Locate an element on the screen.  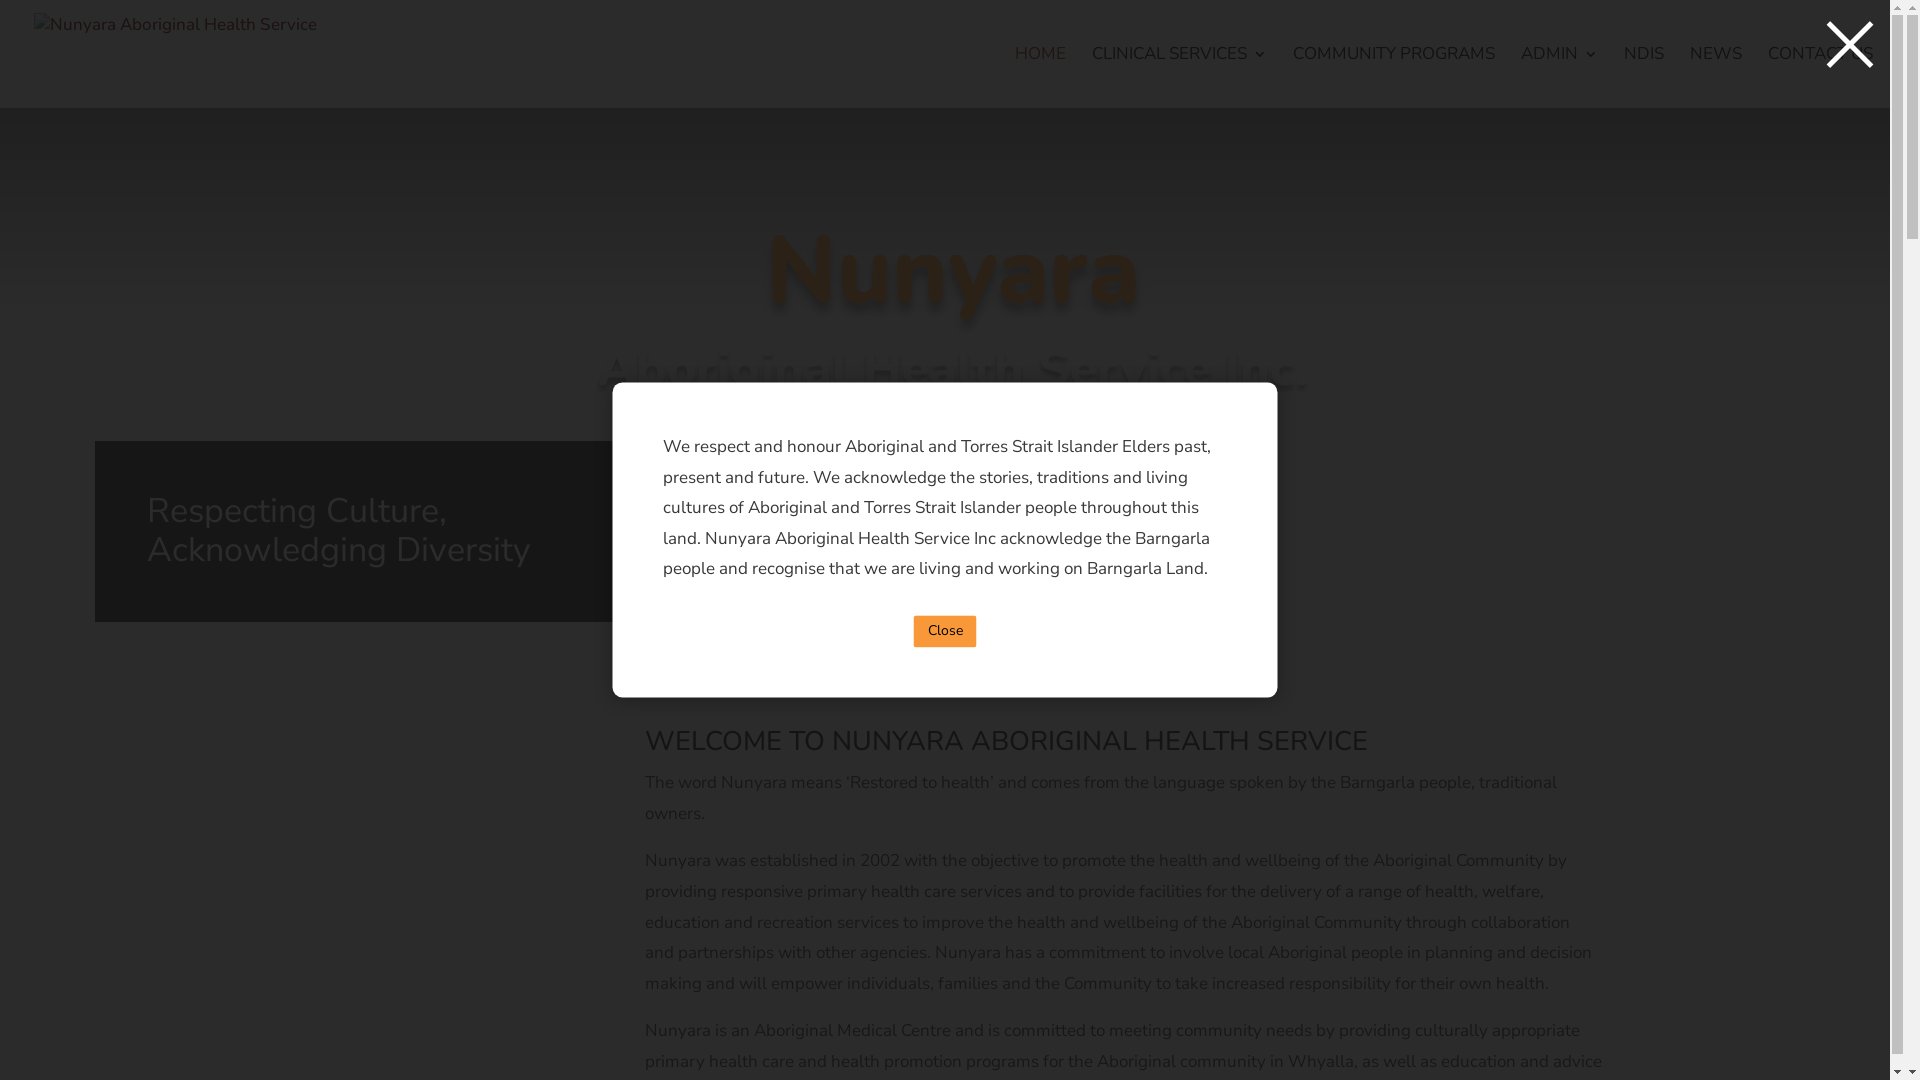
'Close' is located at coordinates (912, 631).